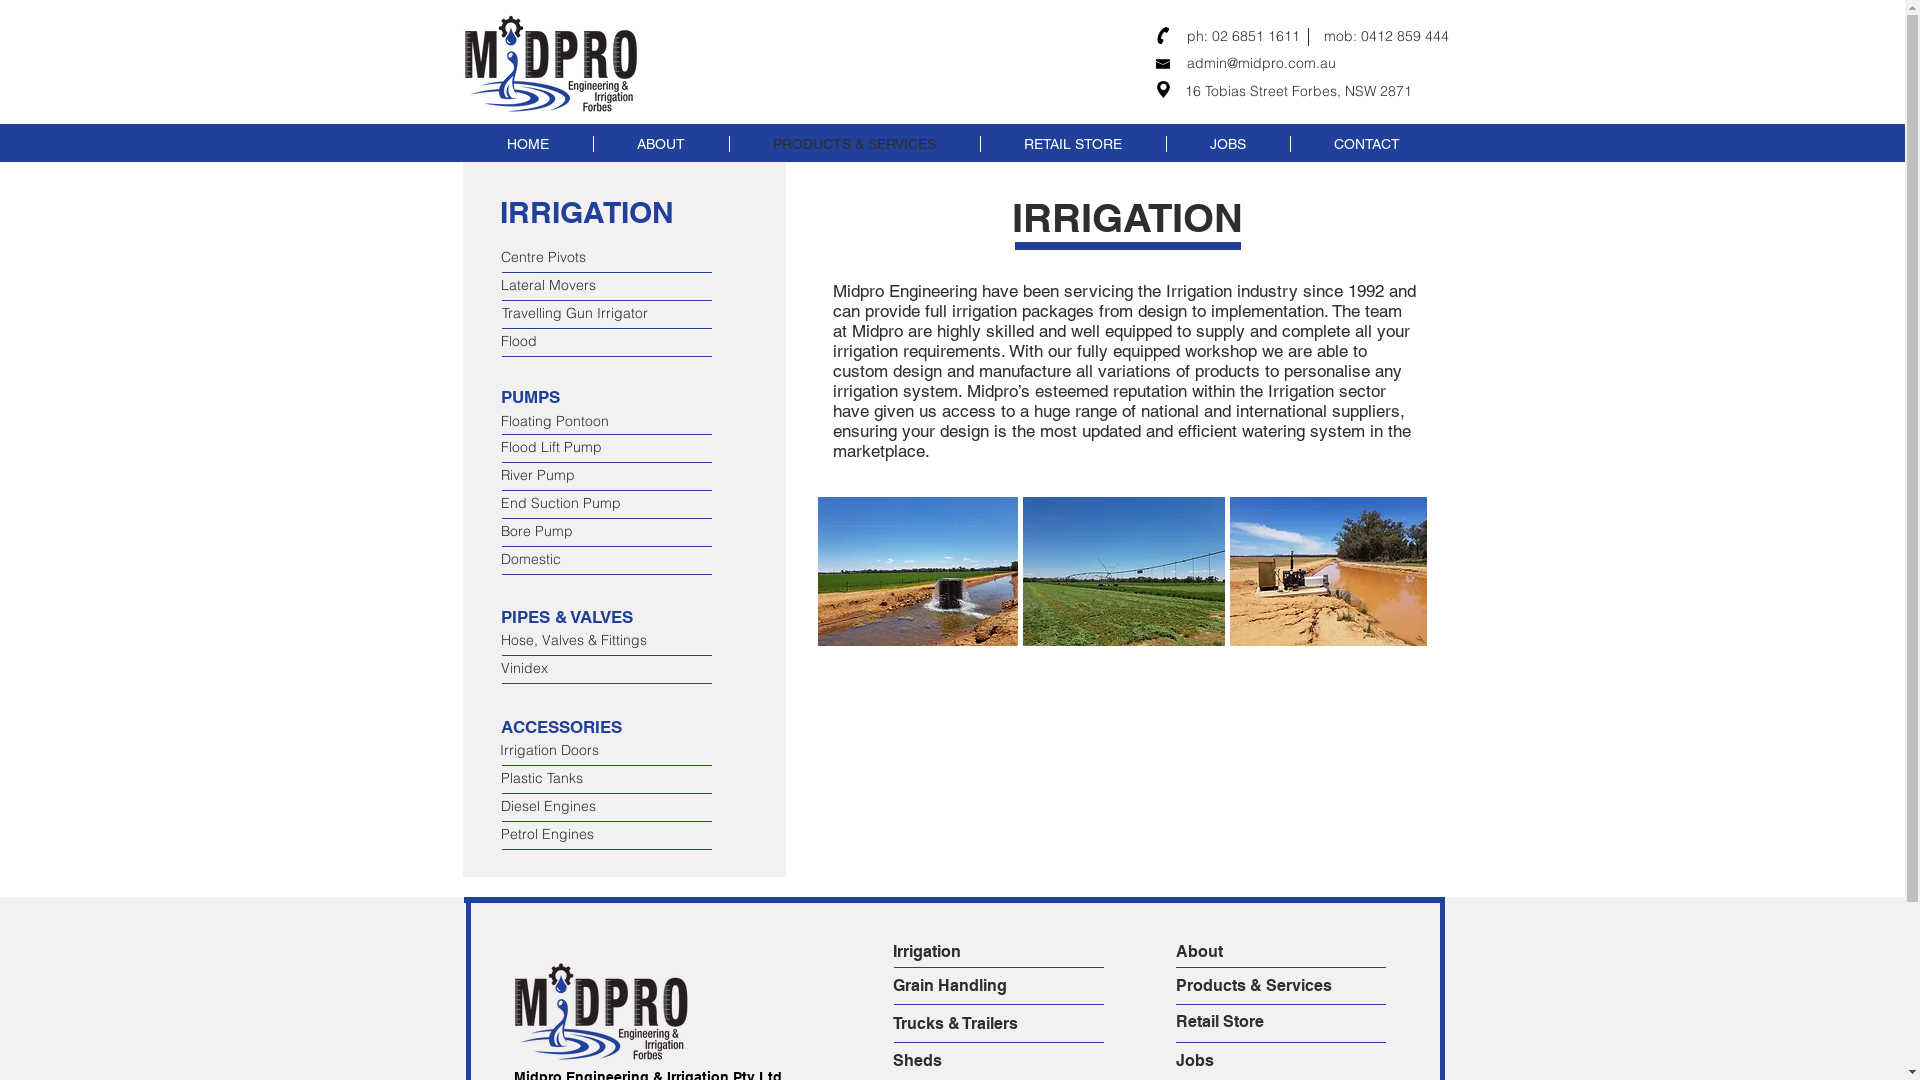 Image resolution: width=1920 pixels, height=1080 pixels. Describe the element at coordinates (963, 951) in the screenshot. I see `'Irrigation'` at that location.